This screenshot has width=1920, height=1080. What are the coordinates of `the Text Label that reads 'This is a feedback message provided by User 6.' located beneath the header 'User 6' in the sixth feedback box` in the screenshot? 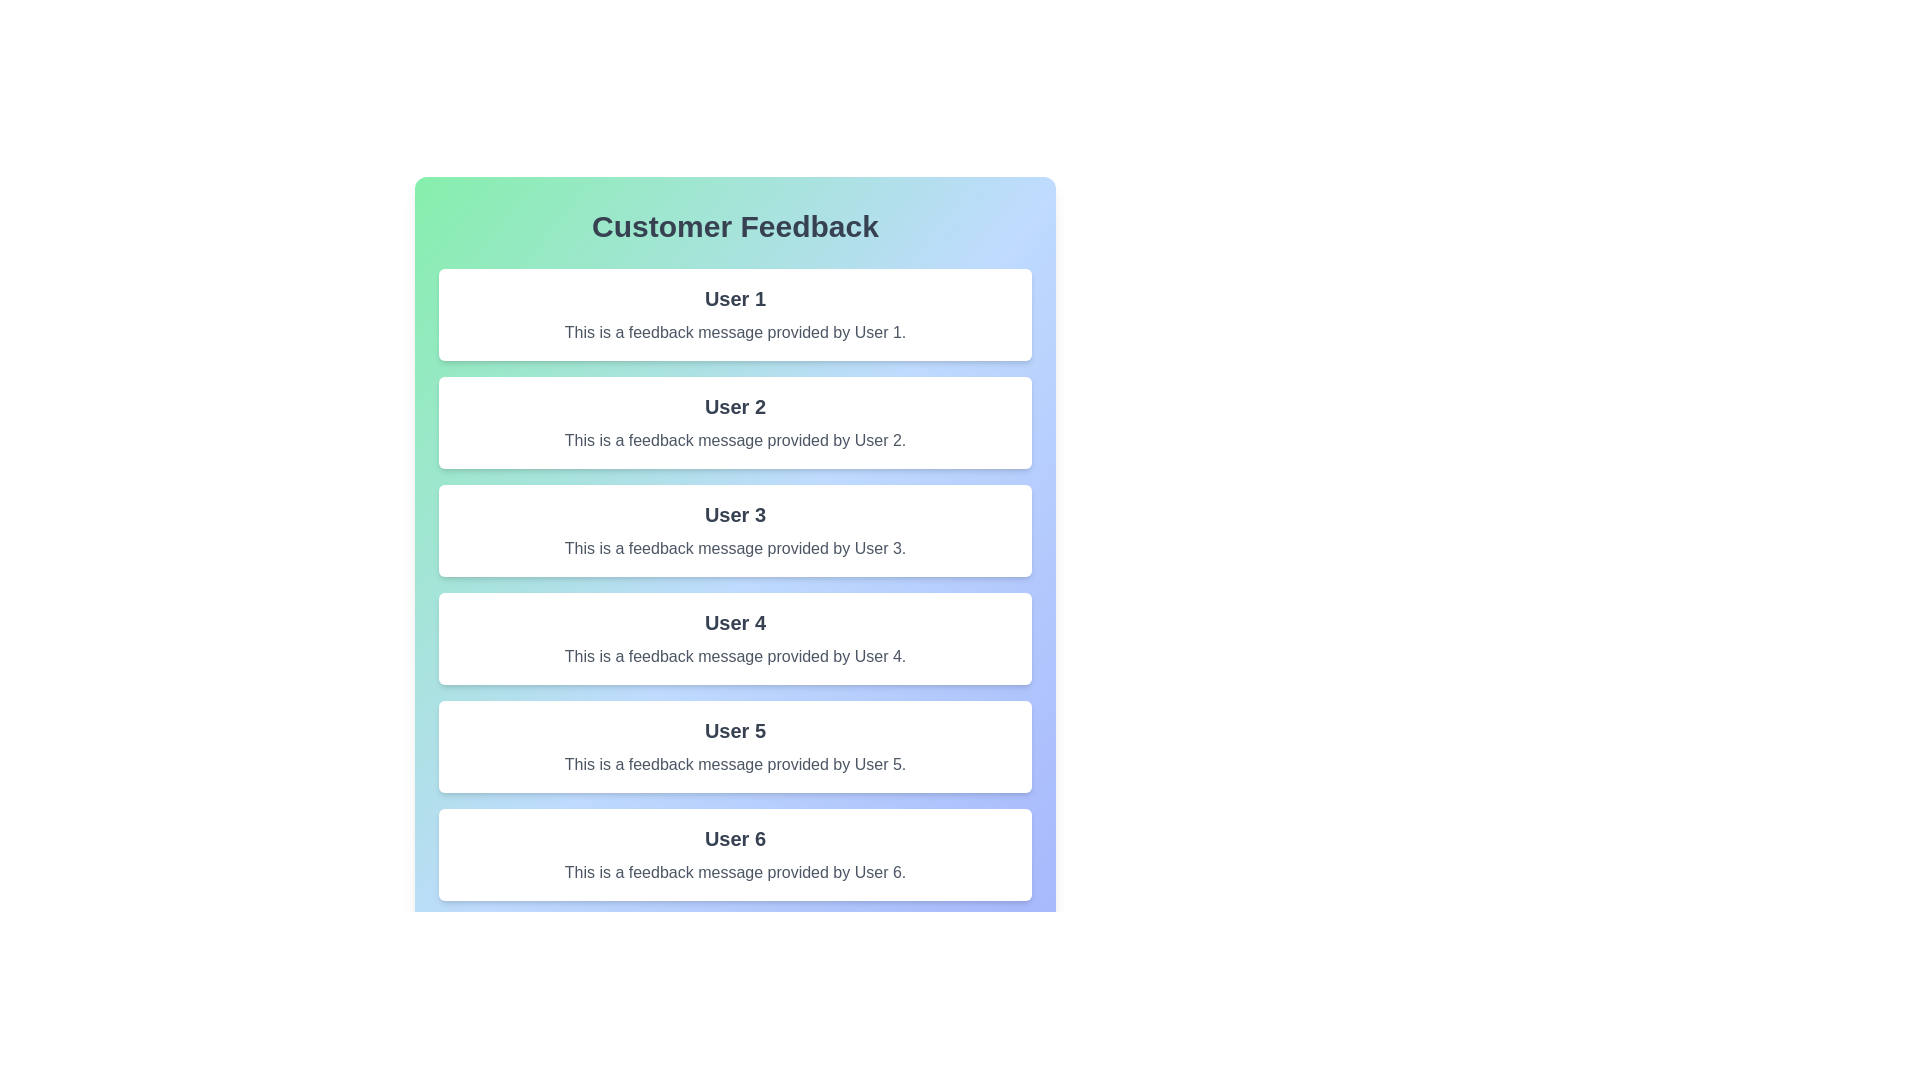 It's located at (734, 871).